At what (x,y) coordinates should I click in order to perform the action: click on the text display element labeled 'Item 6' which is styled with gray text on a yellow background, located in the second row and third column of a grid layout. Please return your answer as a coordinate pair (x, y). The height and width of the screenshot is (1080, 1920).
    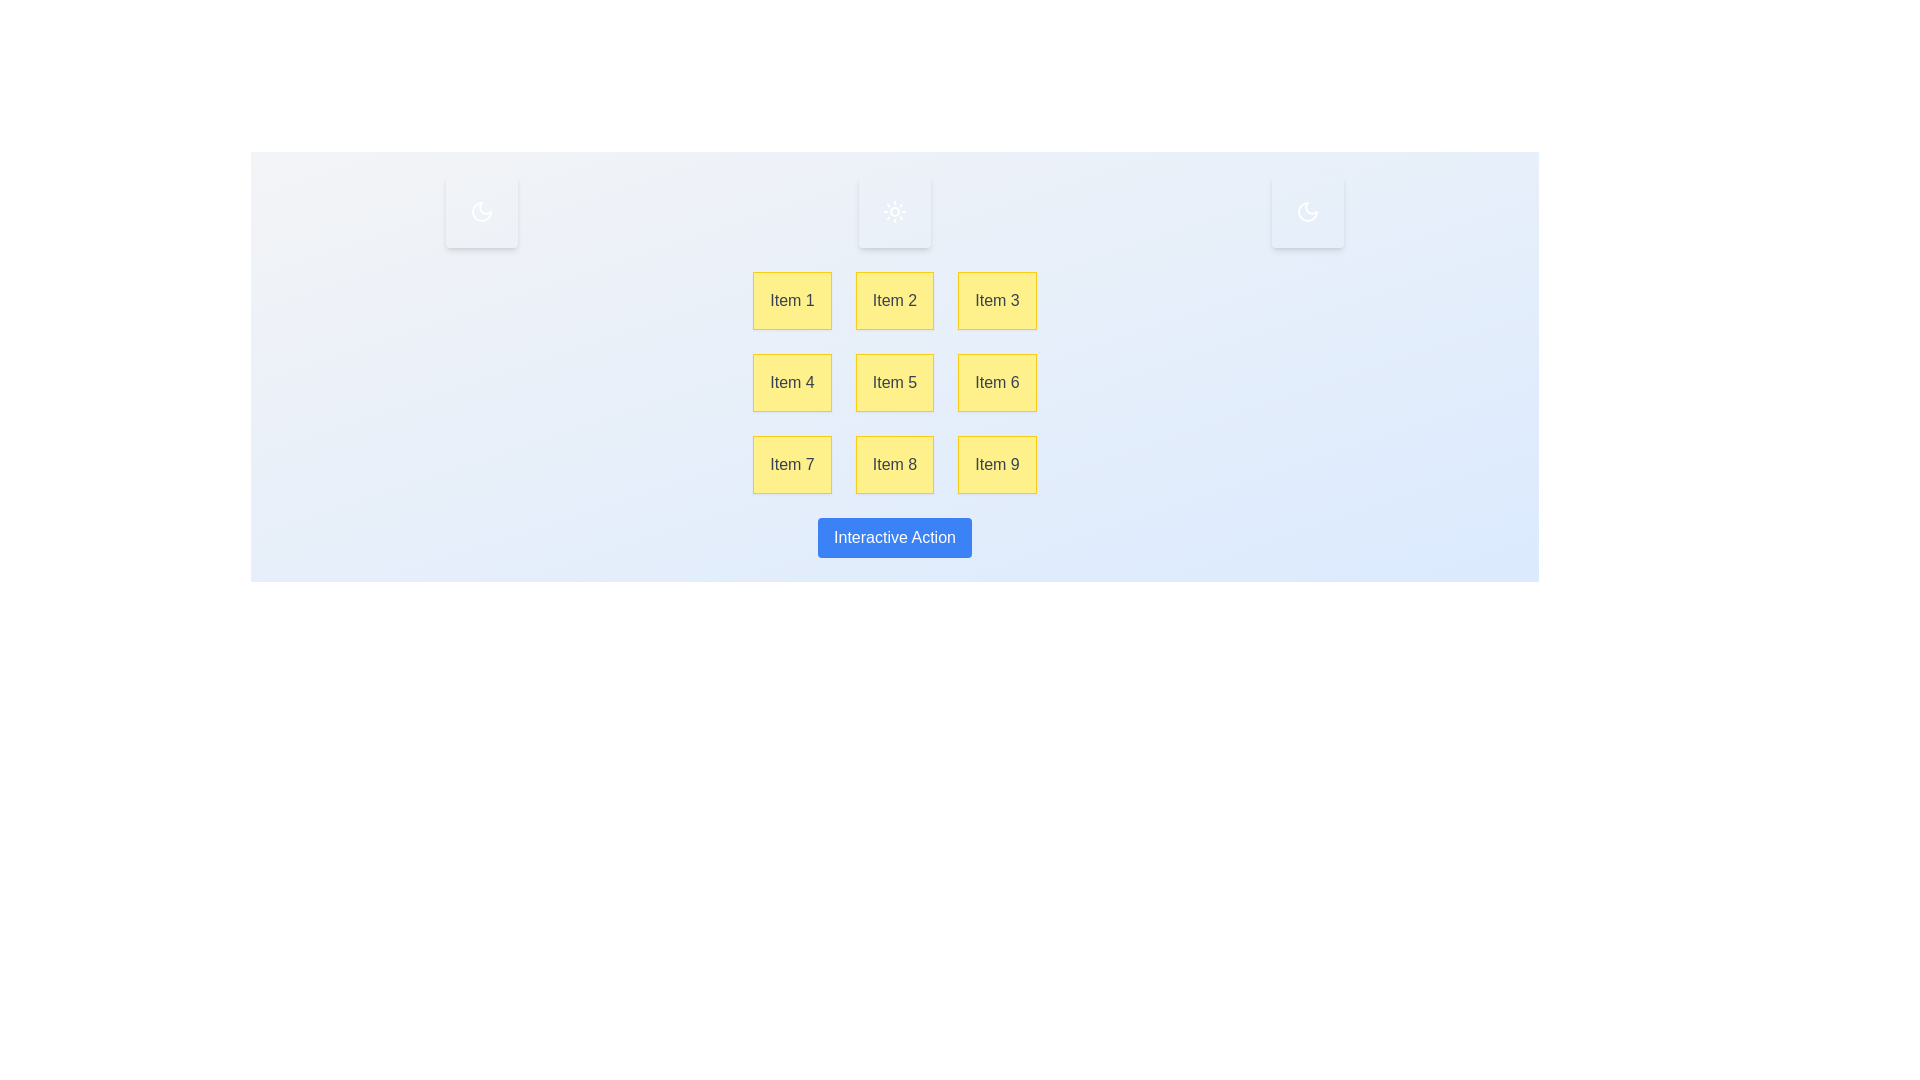
    Looking at the image, I should click on (997, 382).